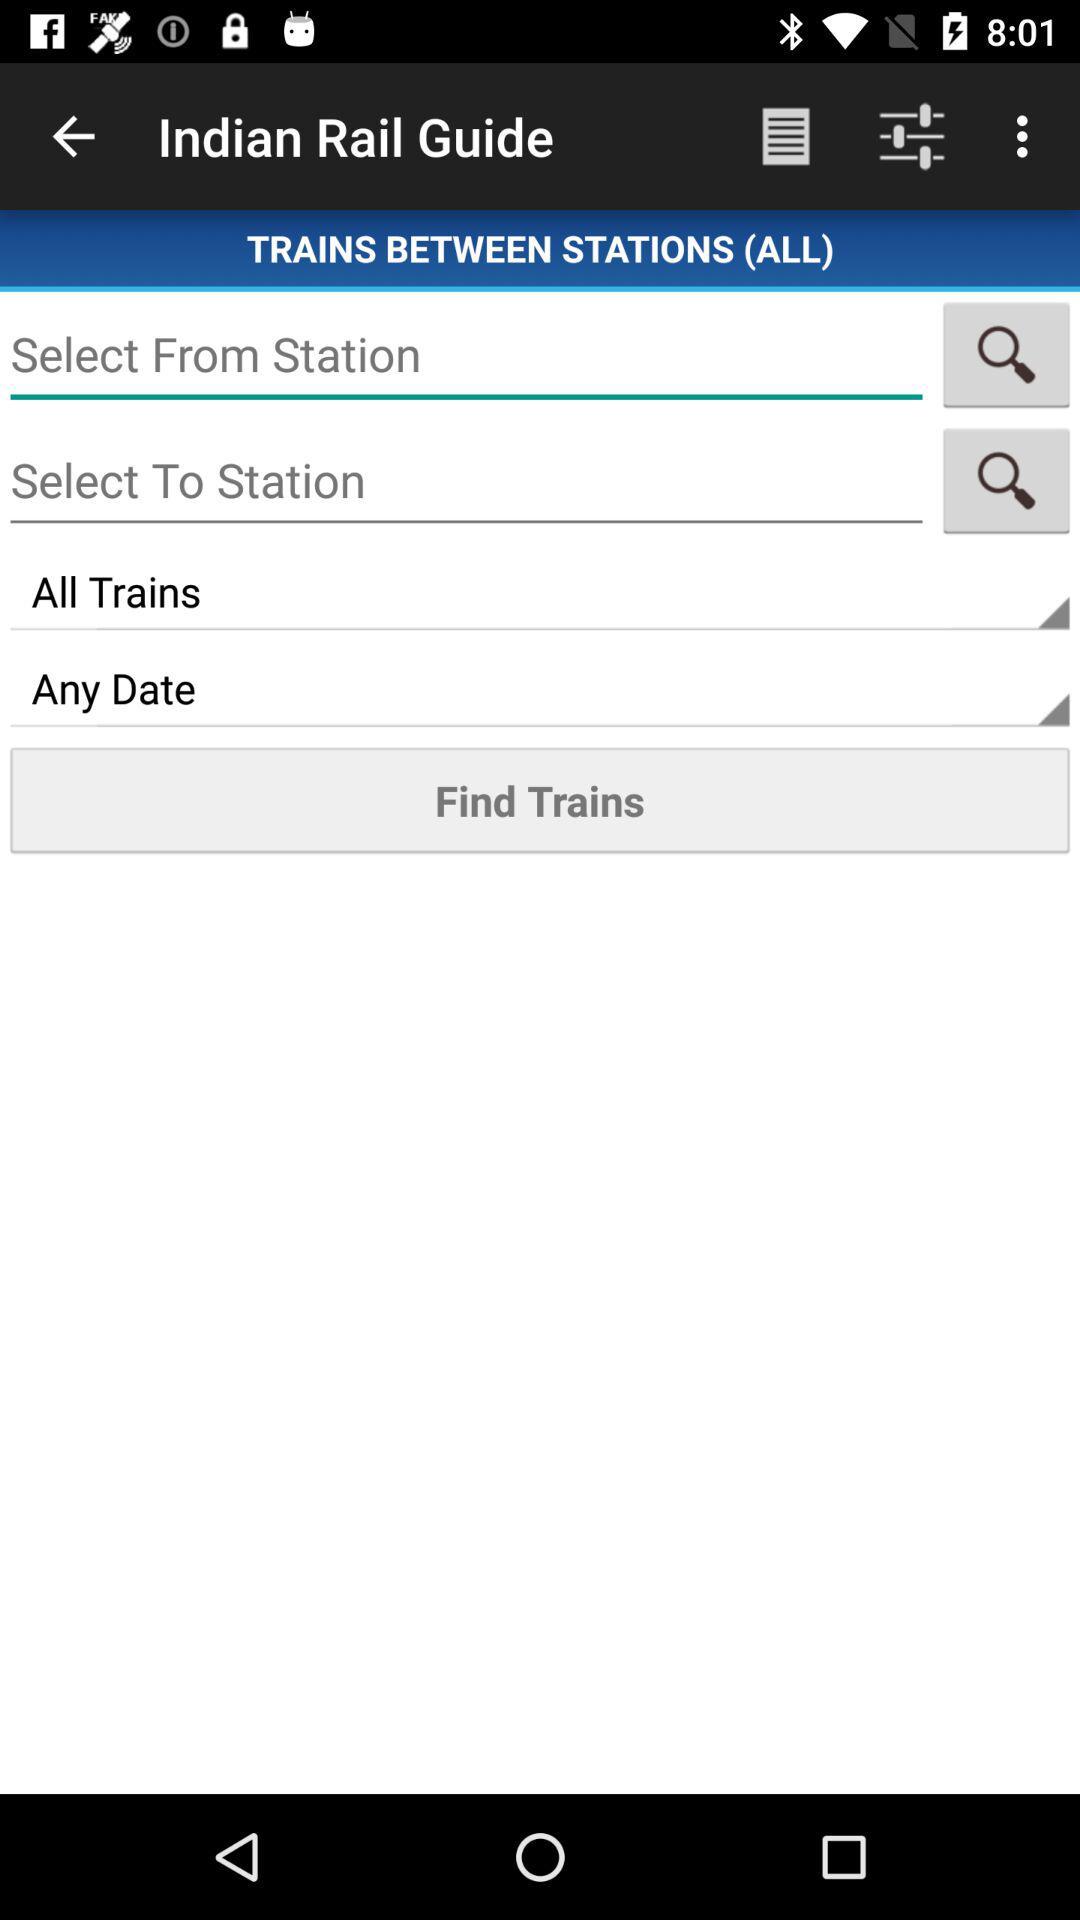 This screenshot has width=1080, height=1920. I want to click on running train from, so click(466, 354).